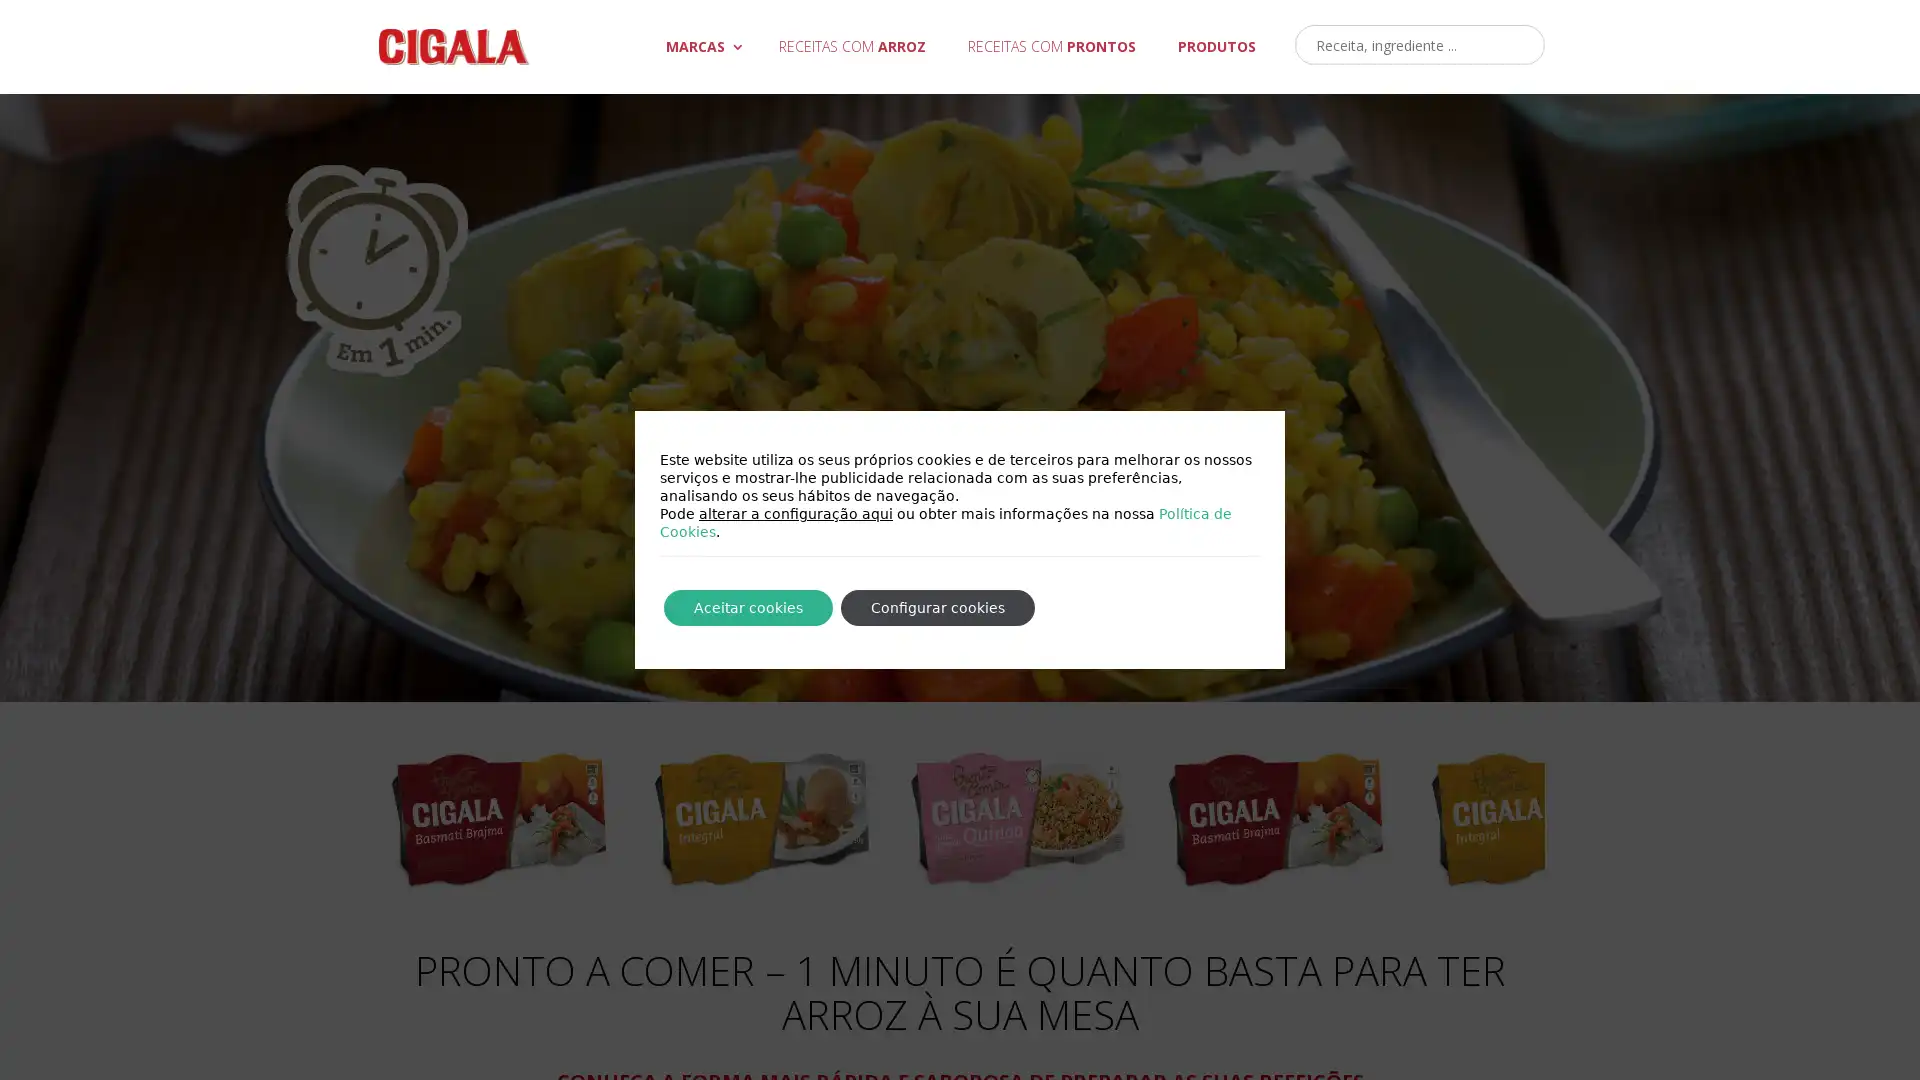  I want to click on Aceitar cookies, so click(747, 607).